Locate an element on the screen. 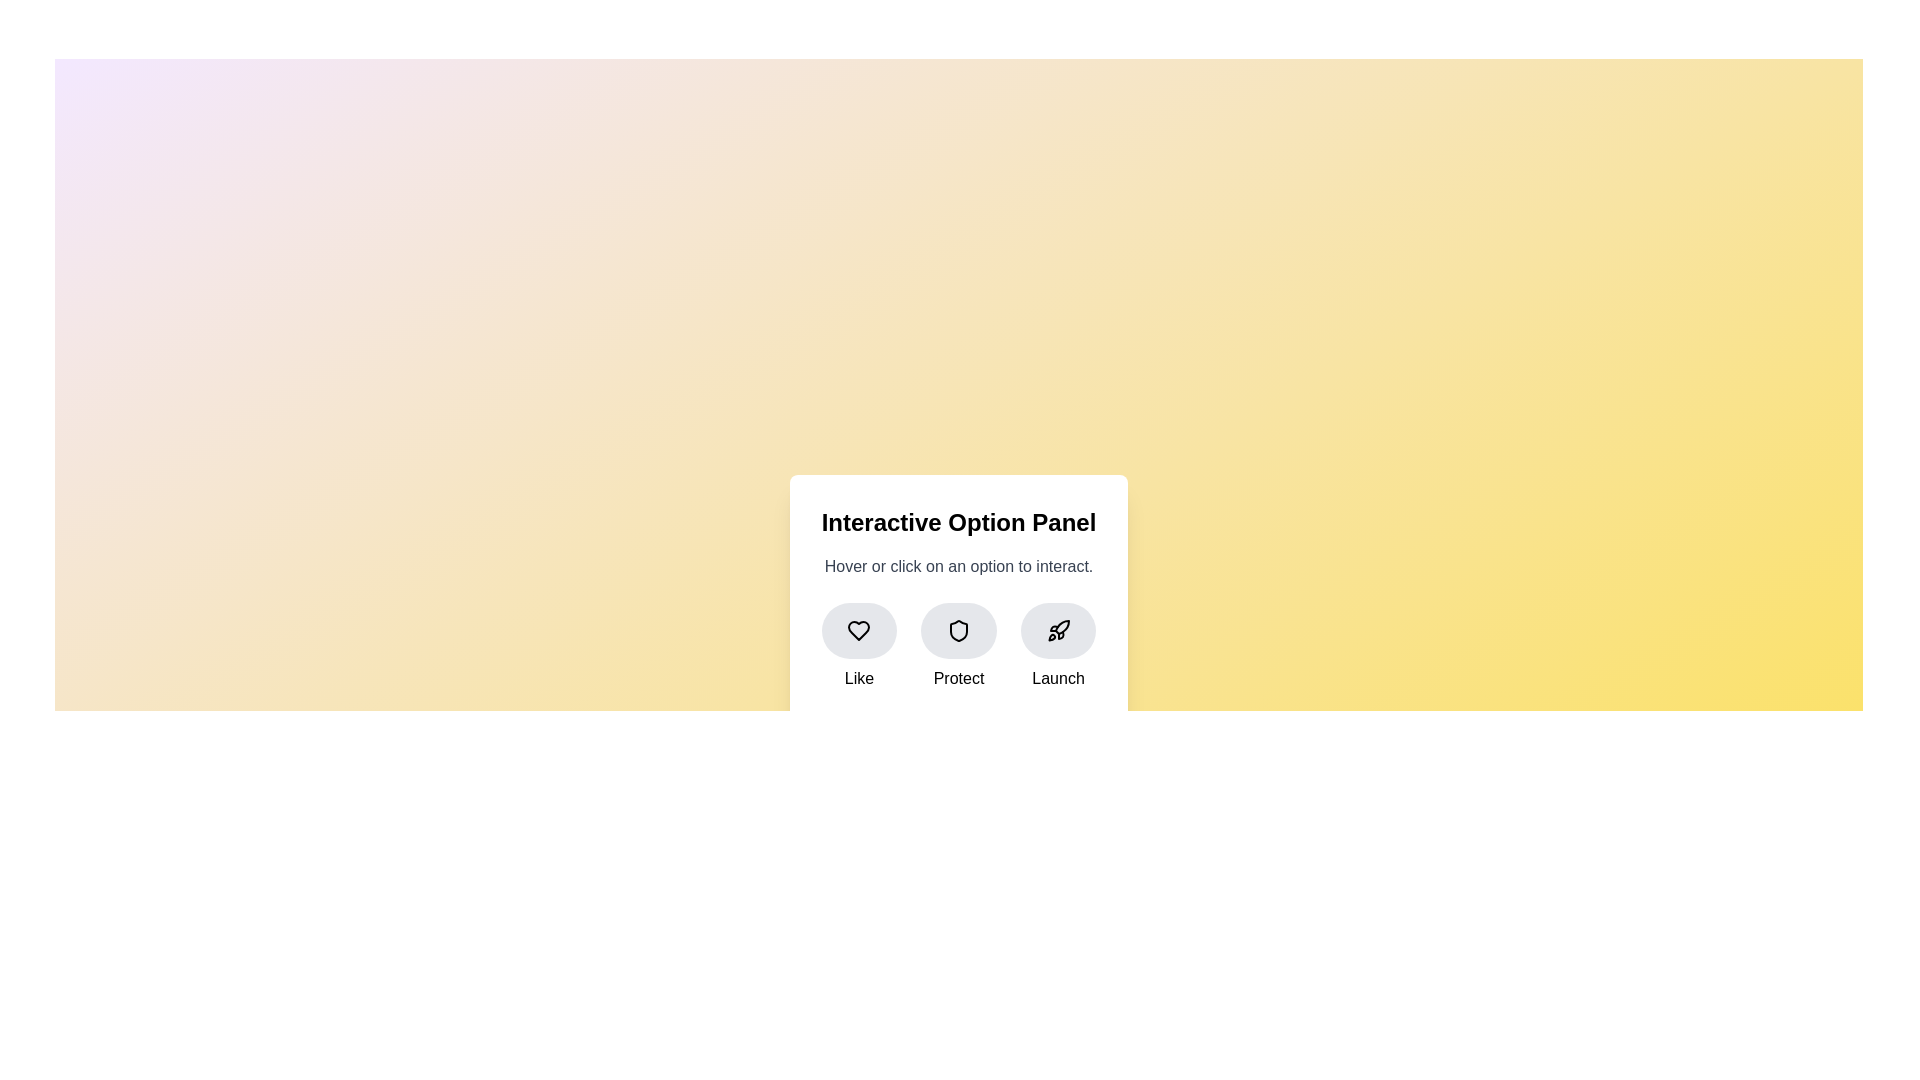 This screenshot has width=1920, height=1080. the text label reading 'Protect', which is styled with a slightly bold font and positioned below the shield icon is located at coordinates (958, 677).